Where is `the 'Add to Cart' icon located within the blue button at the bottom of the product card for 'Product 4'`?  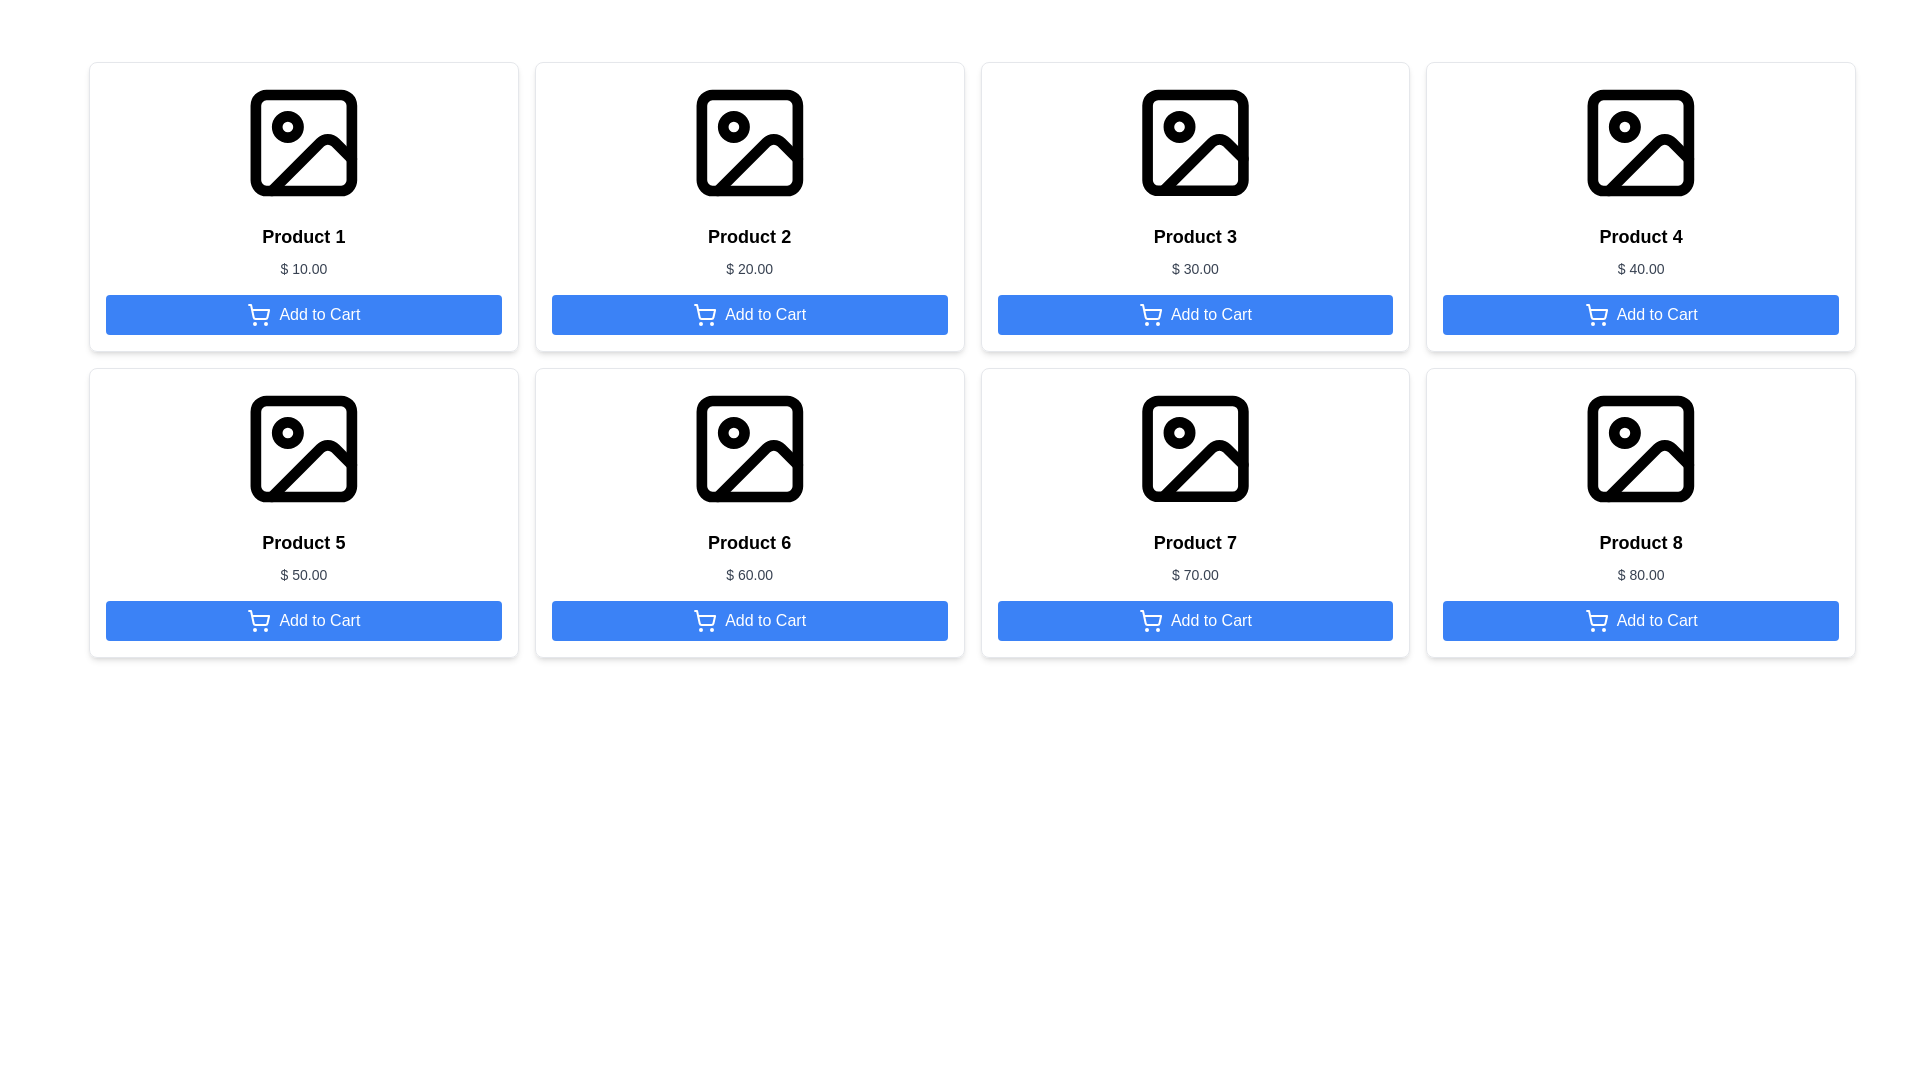
the 'Add to Cart' icon located within the blue button at the bottom of the product card for 'Product 4' is located at coordinates (1595, 312).